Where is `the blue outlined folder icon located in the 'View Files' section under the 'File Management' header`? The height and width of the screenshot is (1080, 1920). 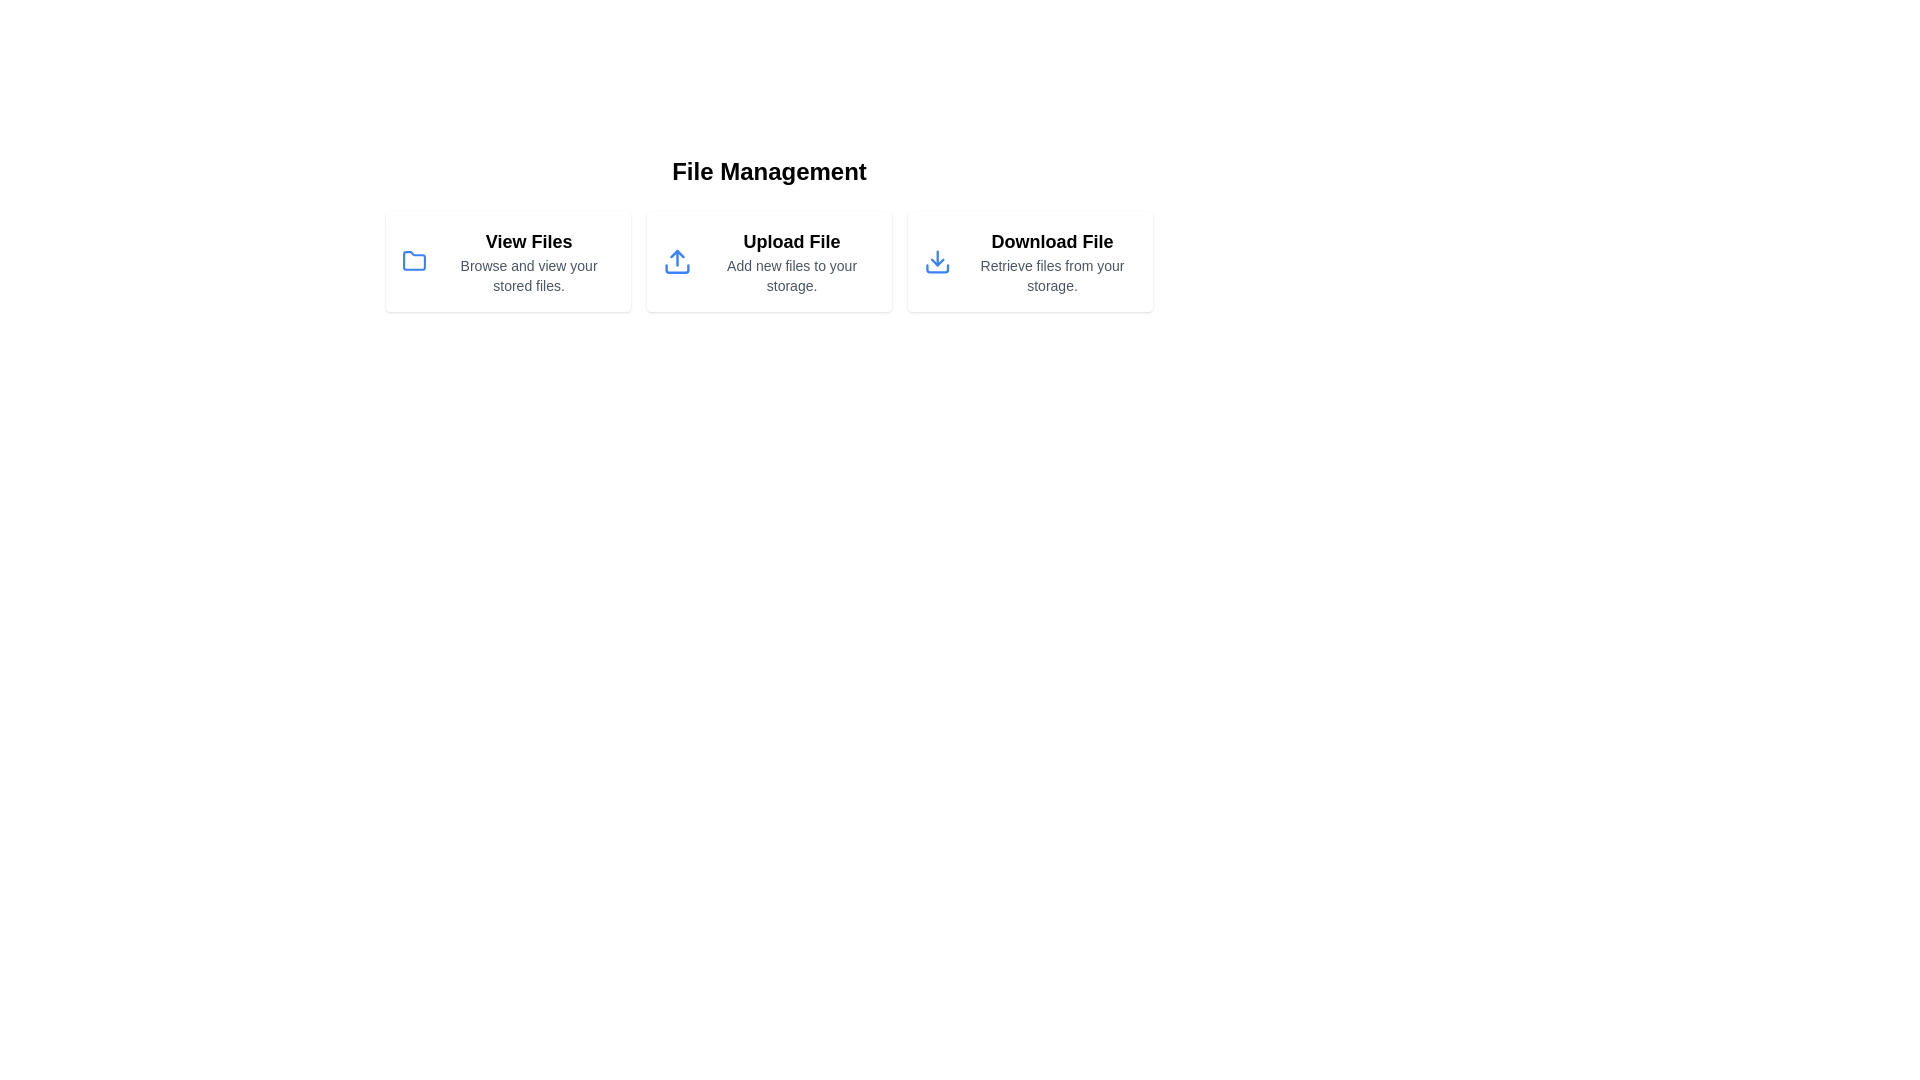 the blue outlined folder icon located in the 'View Files' section under the 'File Management' header is located at coordinates (412, 260).